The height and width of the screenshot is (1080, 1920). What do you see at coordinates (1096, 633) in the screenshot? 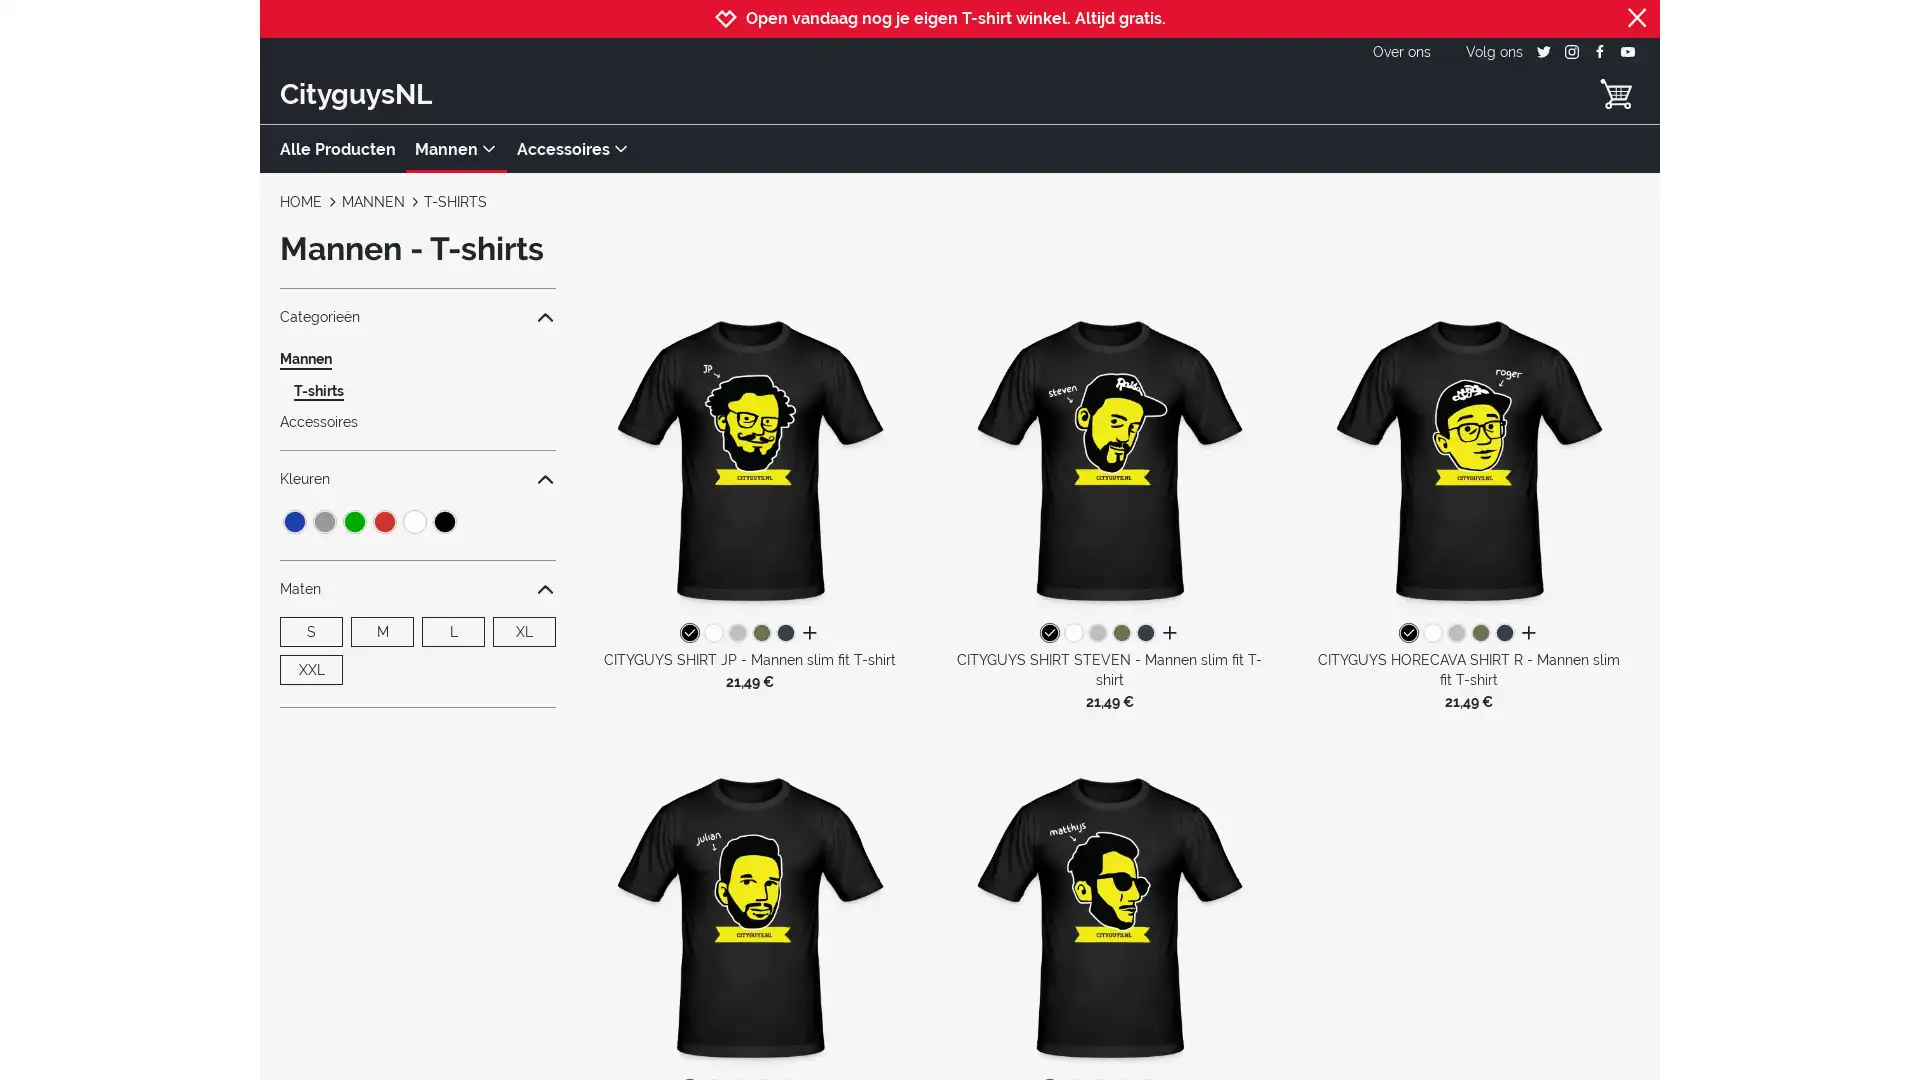
I see `grijs gemeleerd` at bounding box center [1096, 633].